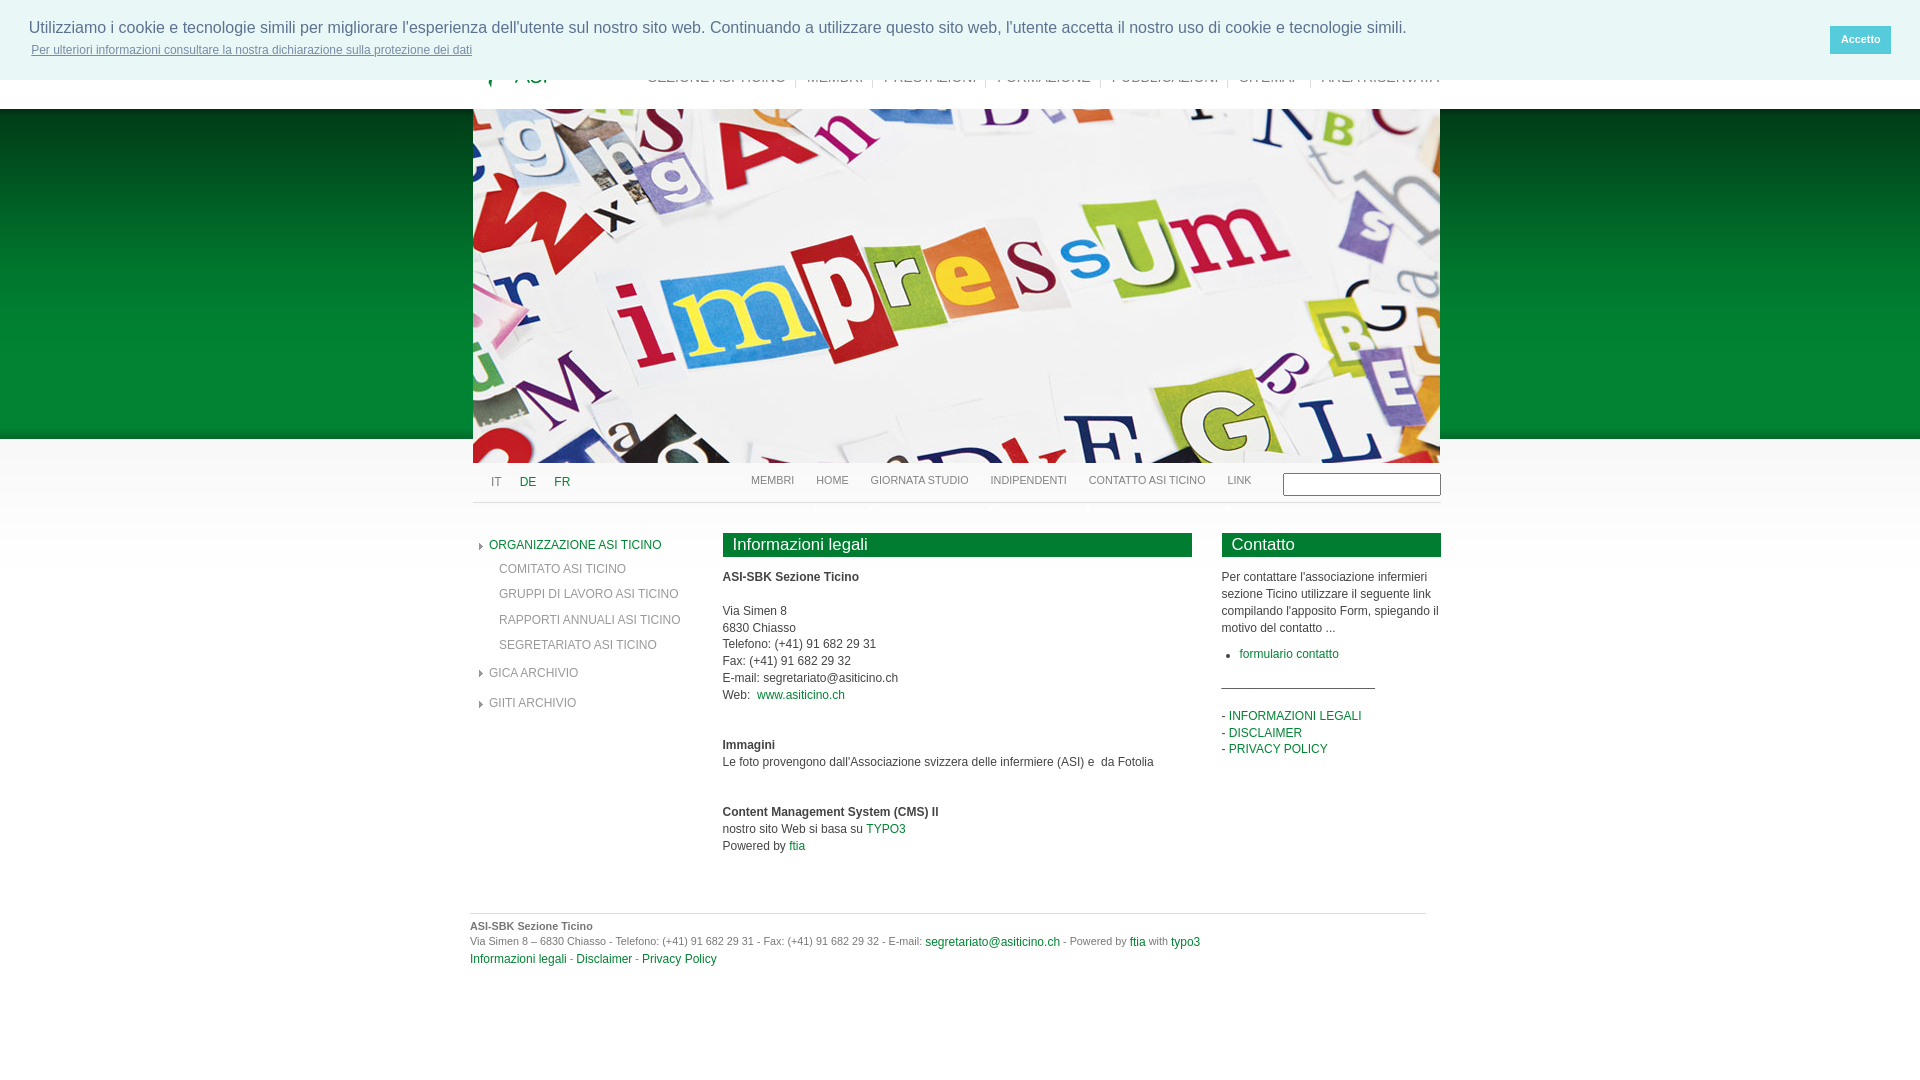 The height and width of the screenshot is (1080, 1920). Describe the element at coordinates (1277, 748) in the screenshot. I see `'PRIVACY POLICY'` at that location.